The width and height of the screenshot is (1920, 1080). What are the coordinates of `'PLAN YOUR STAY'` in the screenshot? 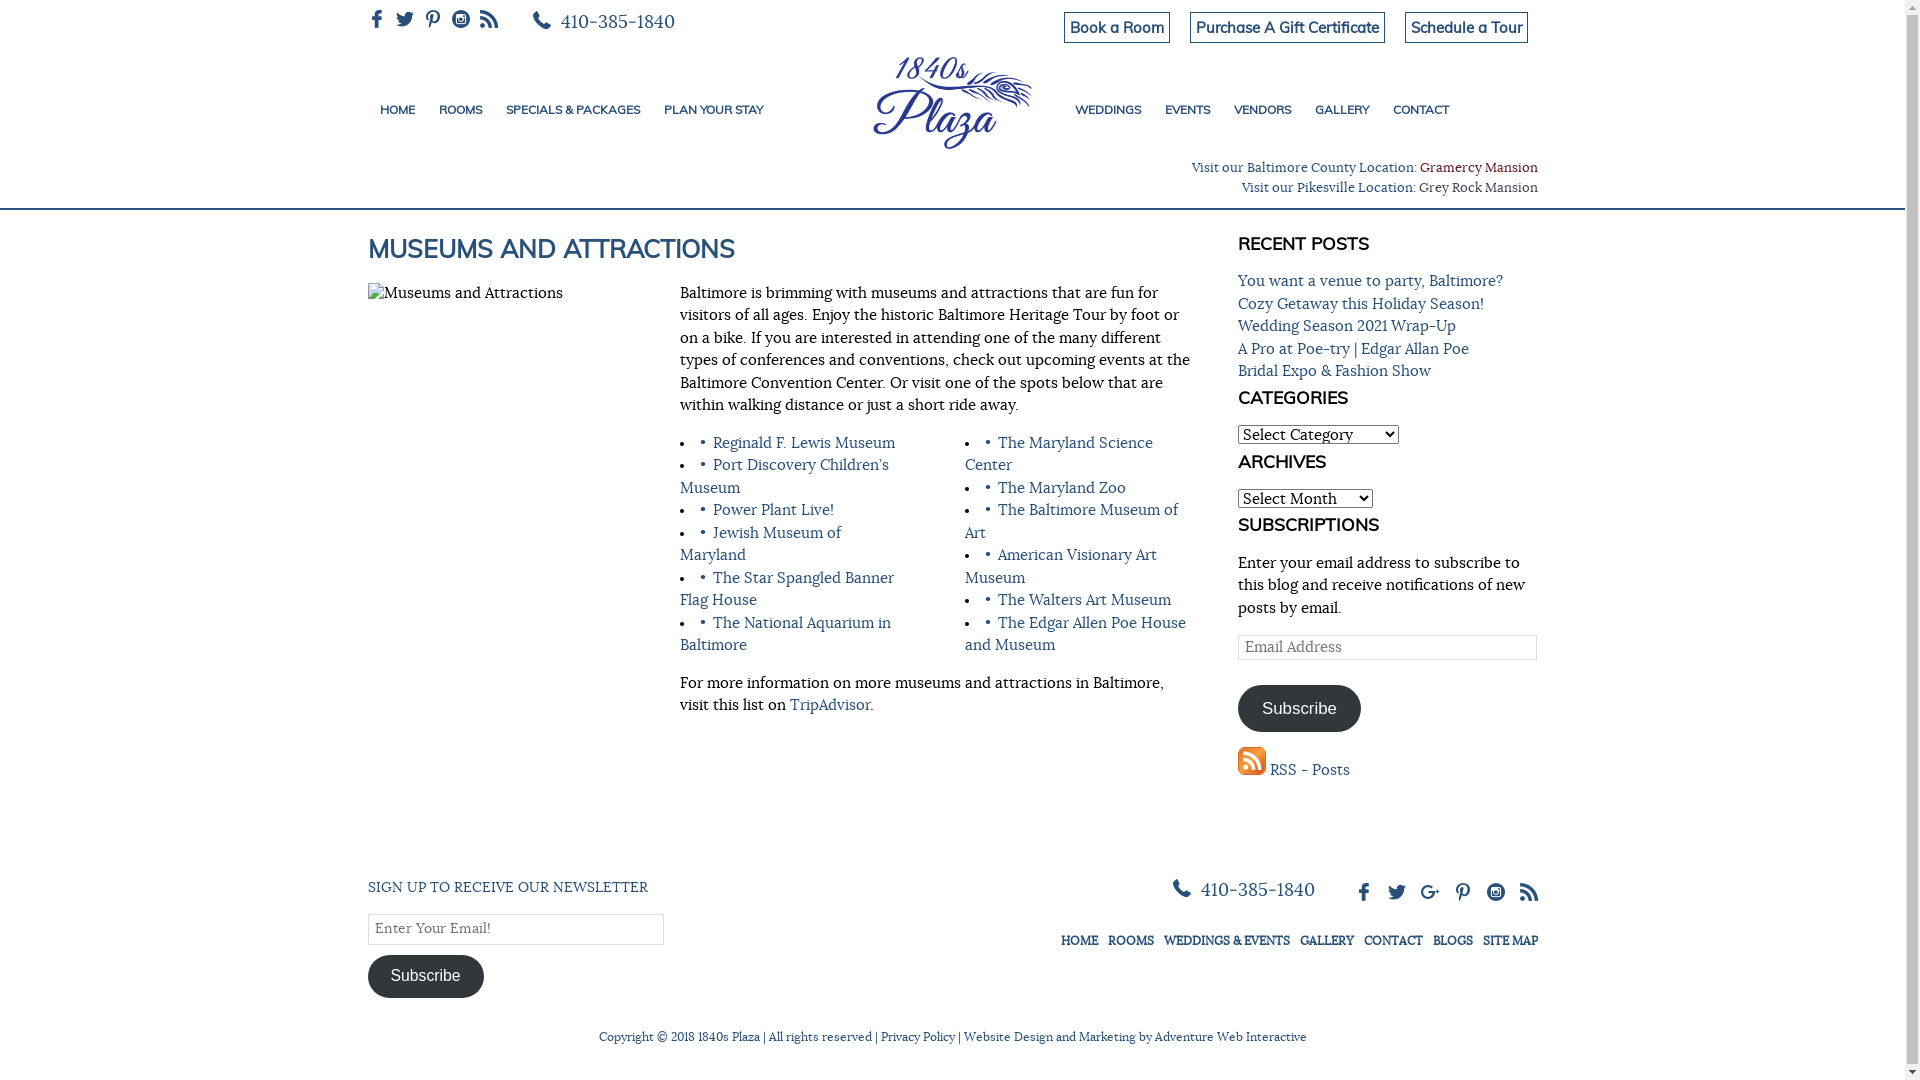 It's located at (713, 110).